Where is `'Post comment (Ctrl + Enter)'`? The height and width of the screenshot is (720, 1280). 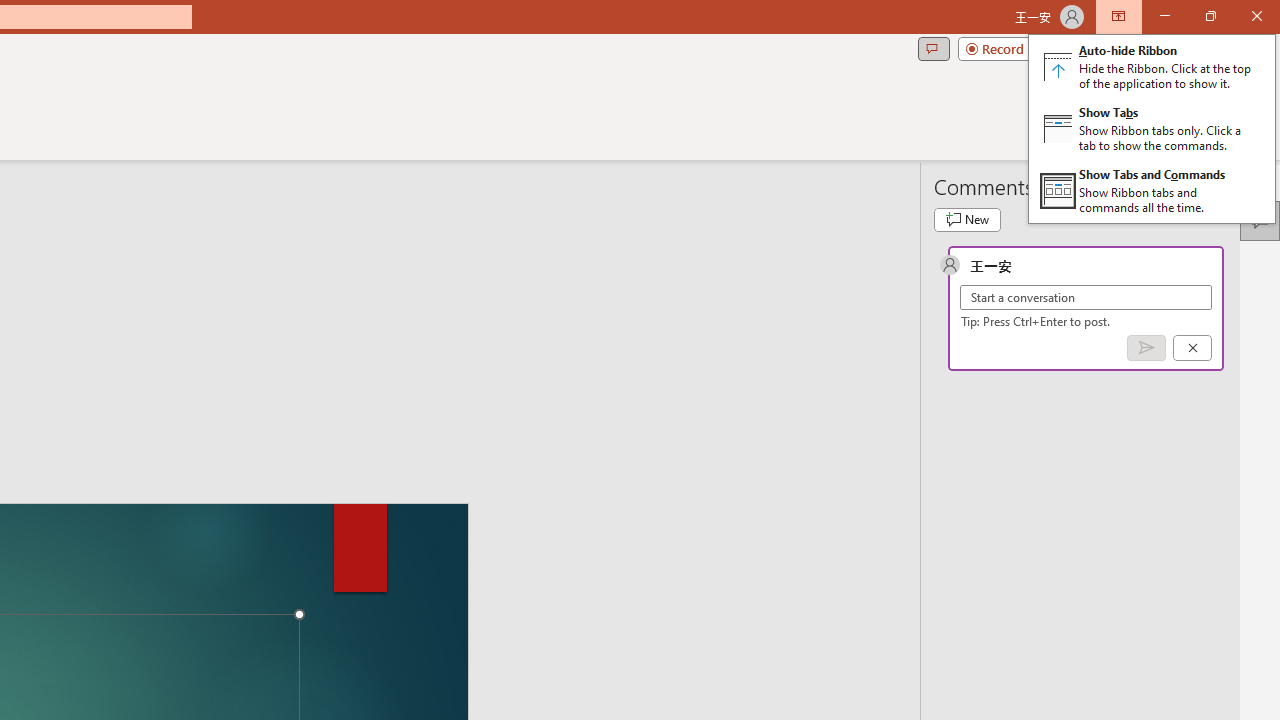 'Post comment (Ctrl + Enter)' is located at coordinates (1146, 346).